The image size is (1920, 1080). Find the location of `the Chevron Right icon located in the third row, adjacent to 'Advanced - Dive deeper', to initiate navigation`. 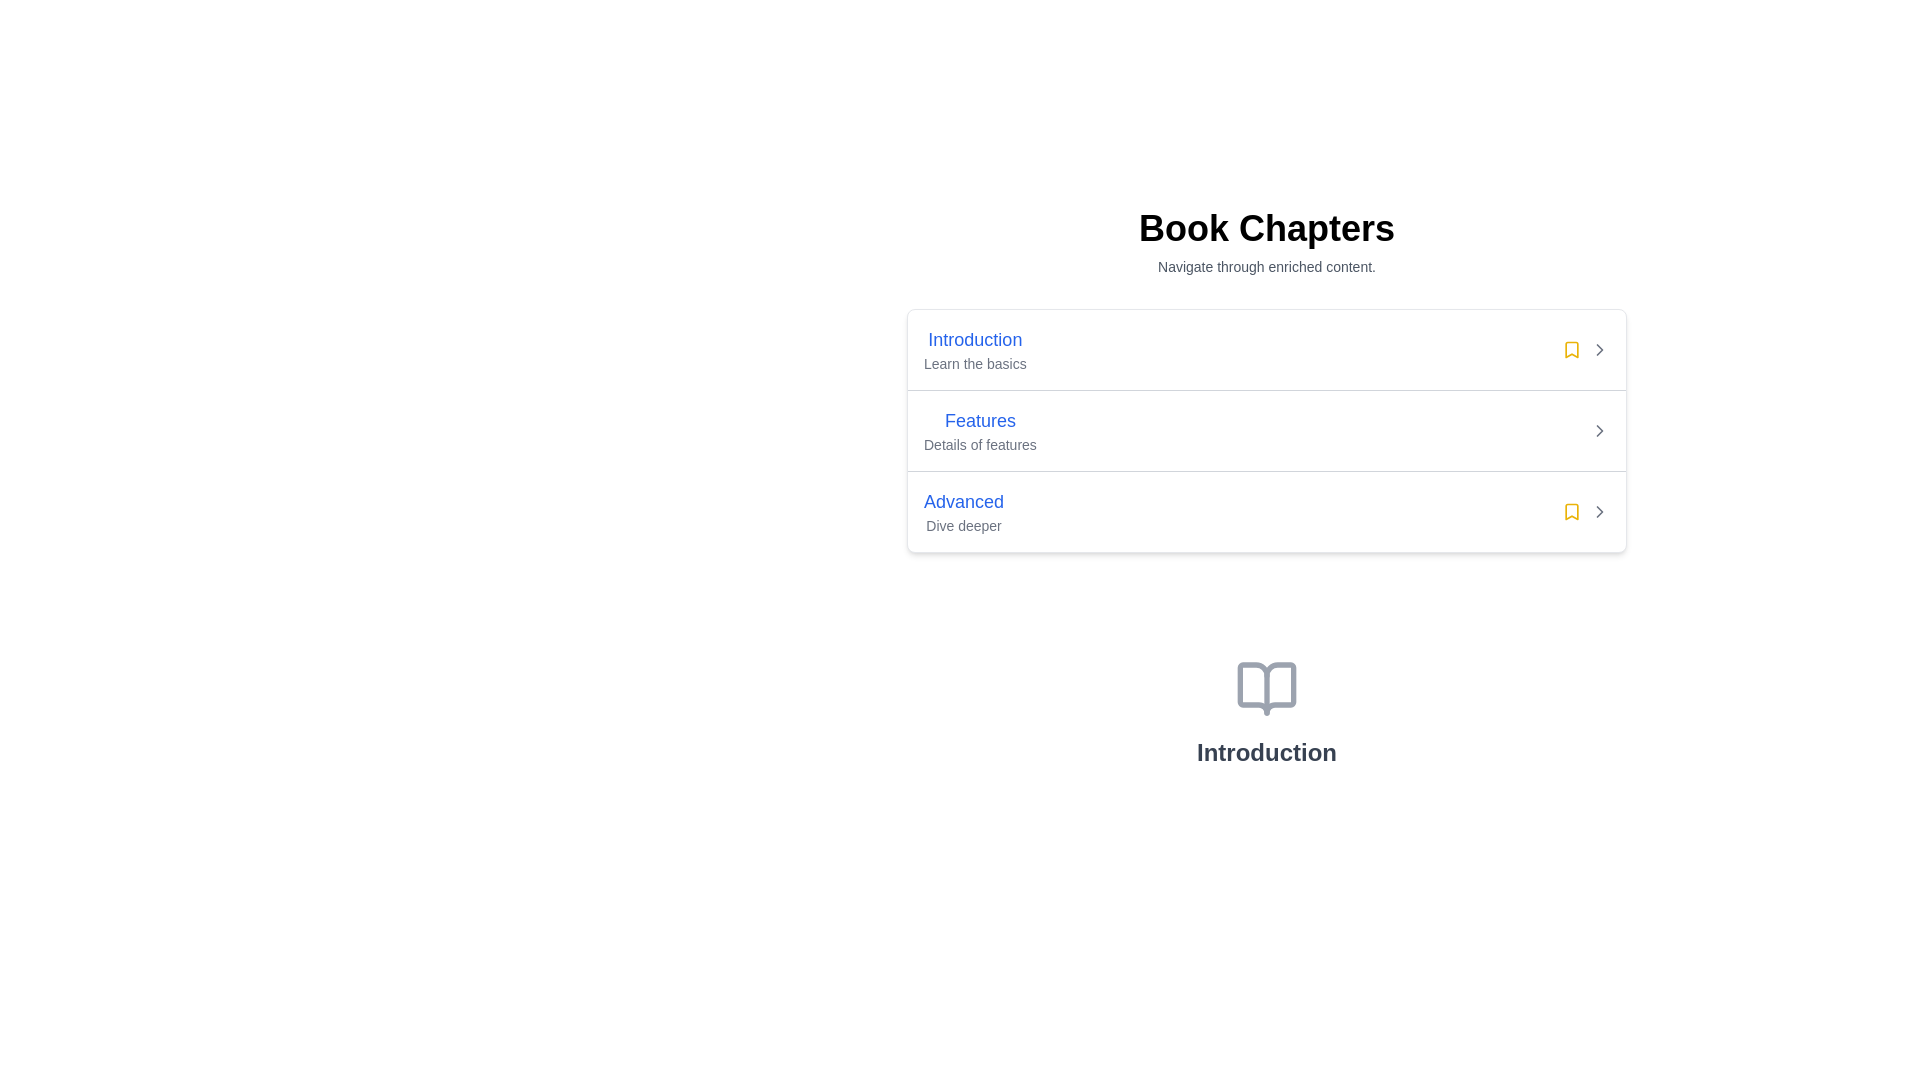

the Chevron Right icon located in the third row, adjacent to 'Advanced - Dive deeper', to initiate navigation is located at coordinates (1598, 511).